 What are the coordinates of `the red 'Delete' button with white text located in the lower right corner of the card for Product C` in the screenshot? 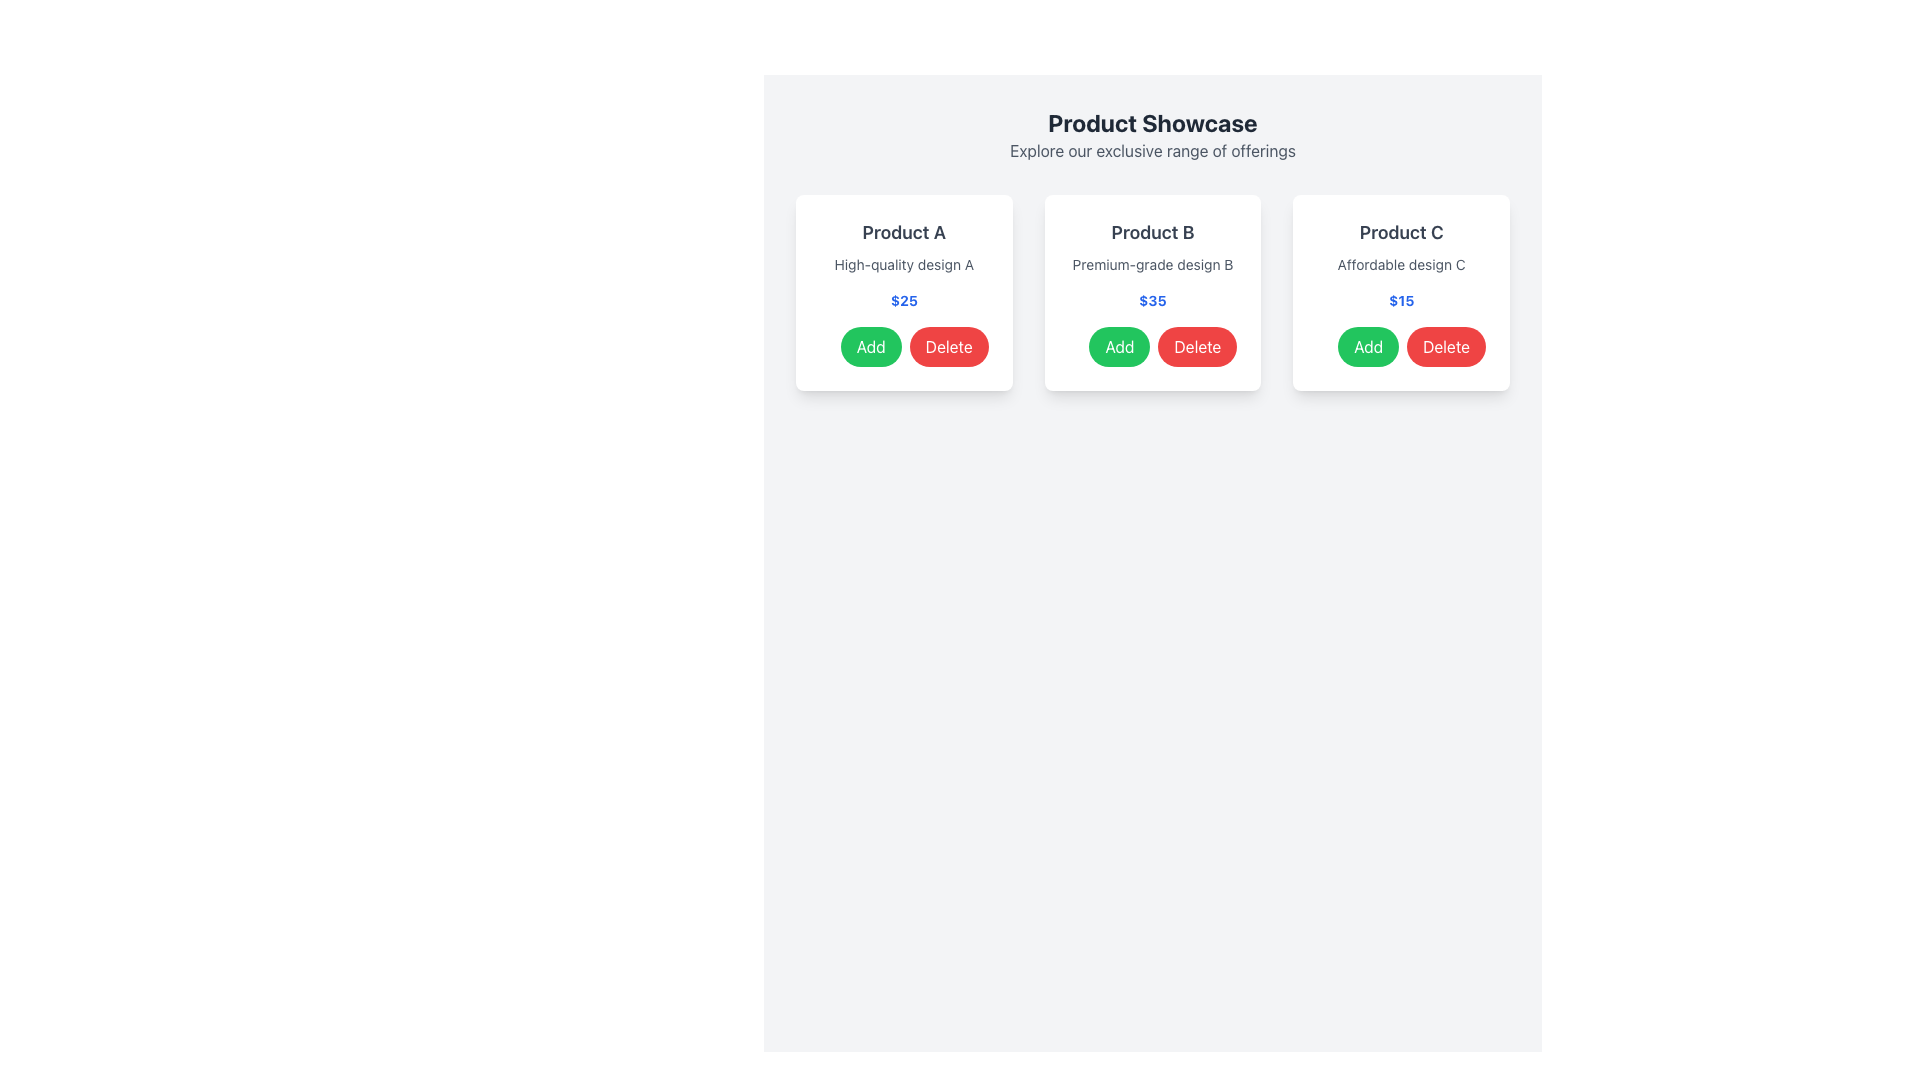 It's located at (1446, 346).